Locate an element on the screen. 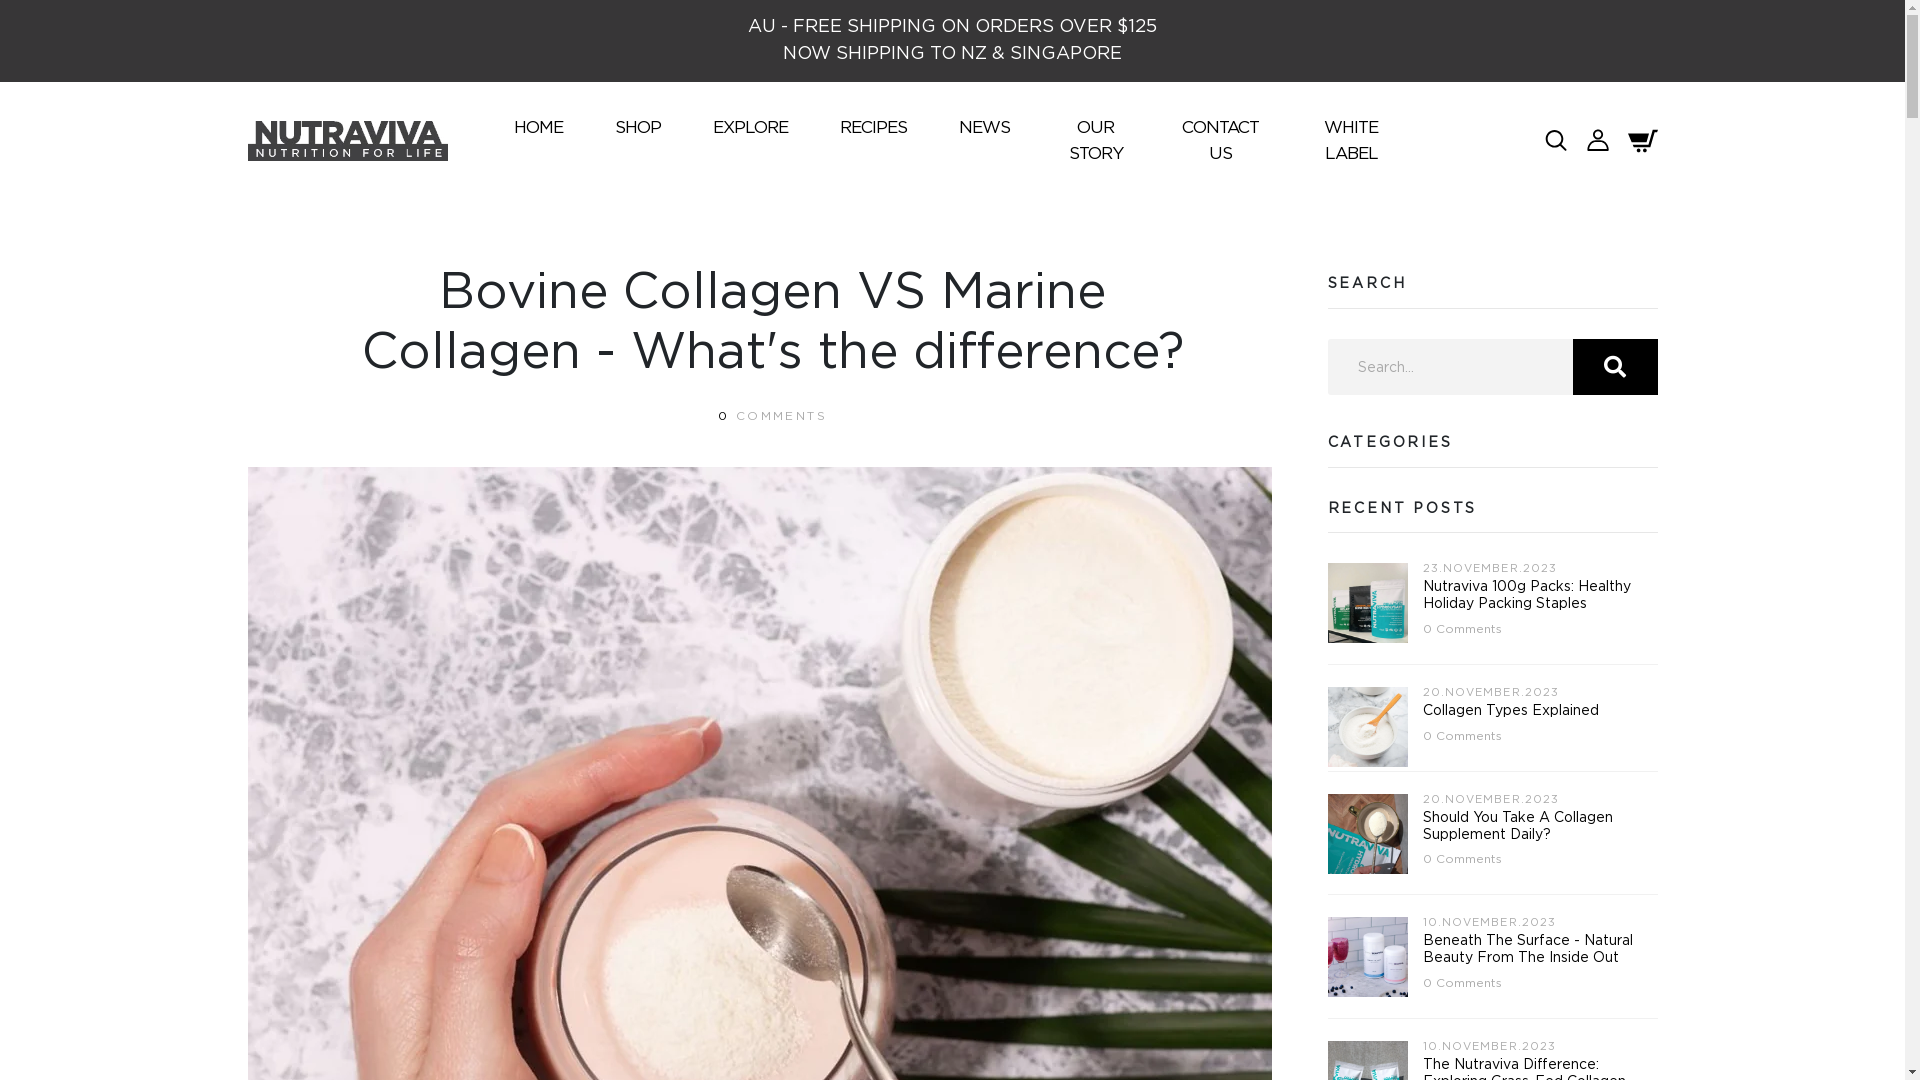 The height and width of the screenshot is (1080, 1920). '0' is located at coordinates (722, 415).